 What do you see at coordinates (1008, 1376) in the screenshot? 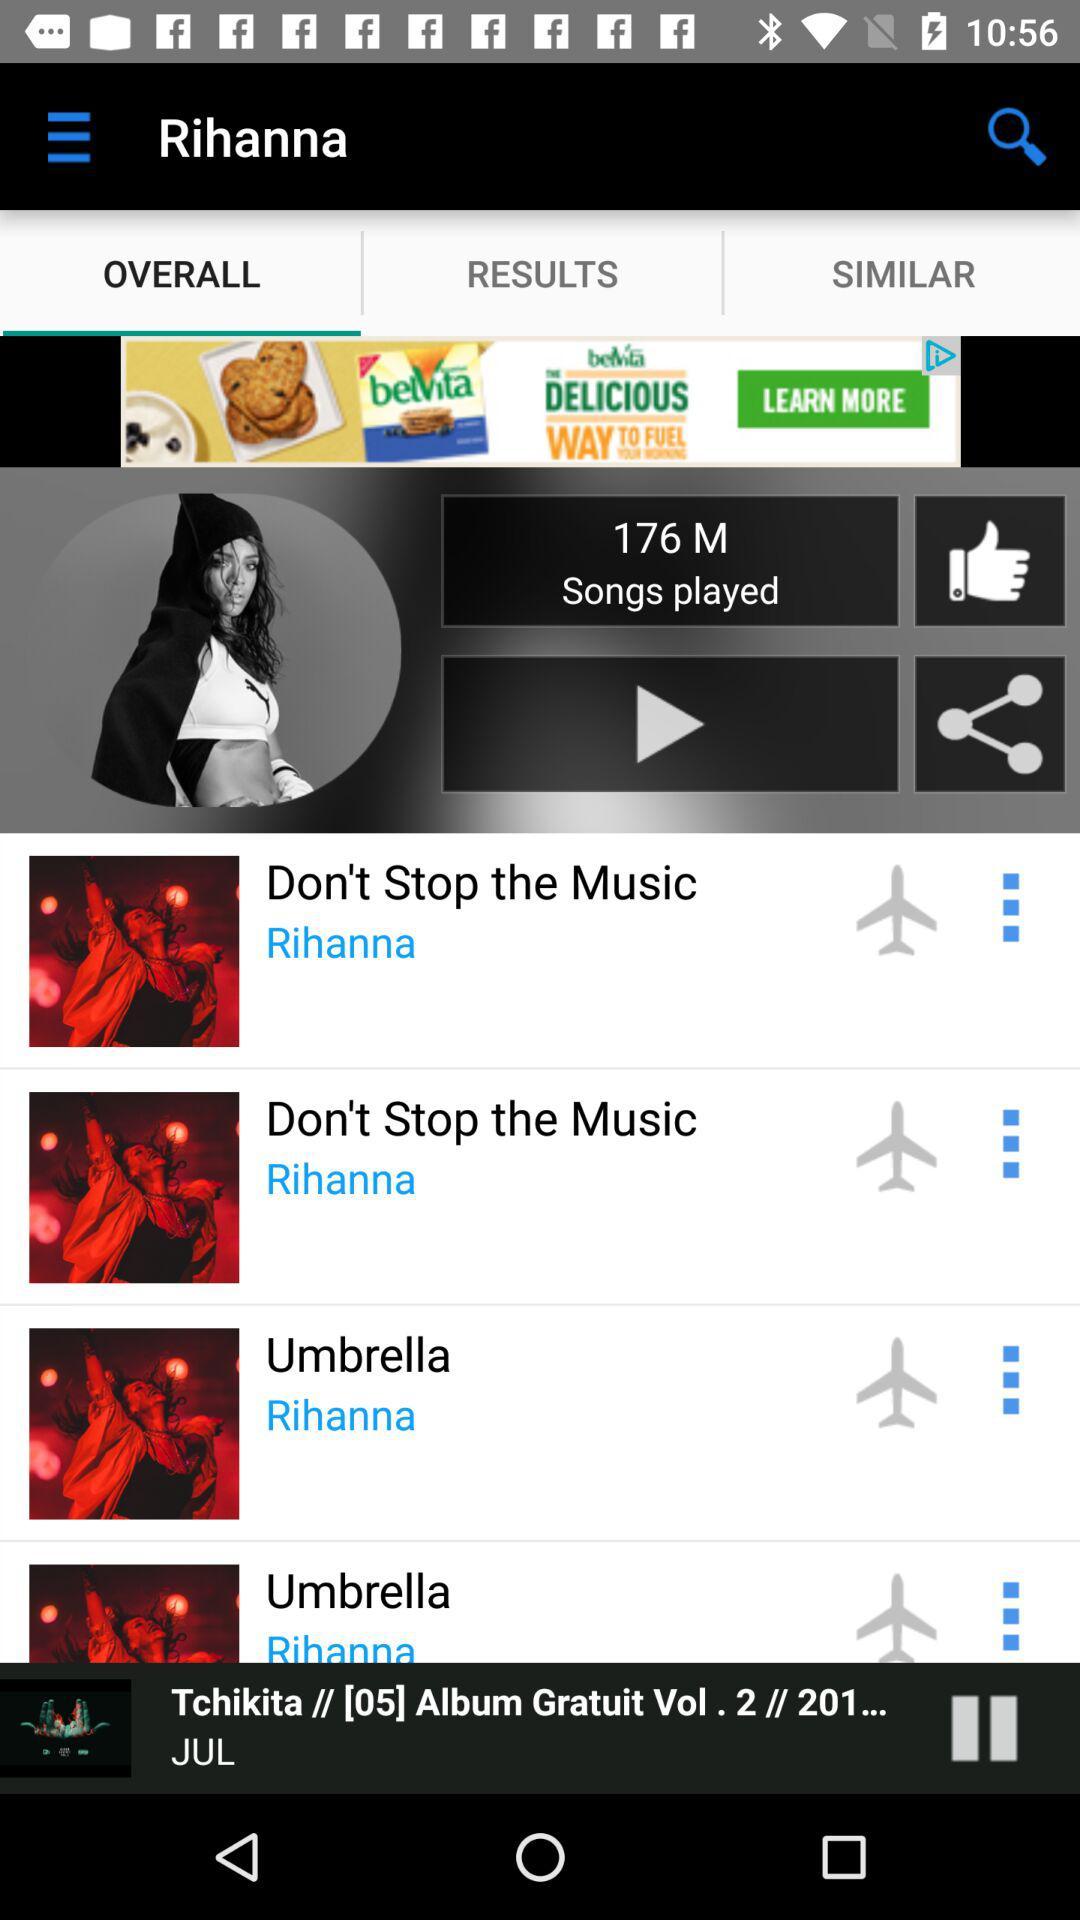
I see `menu` at bounding box center [1008, 1376].